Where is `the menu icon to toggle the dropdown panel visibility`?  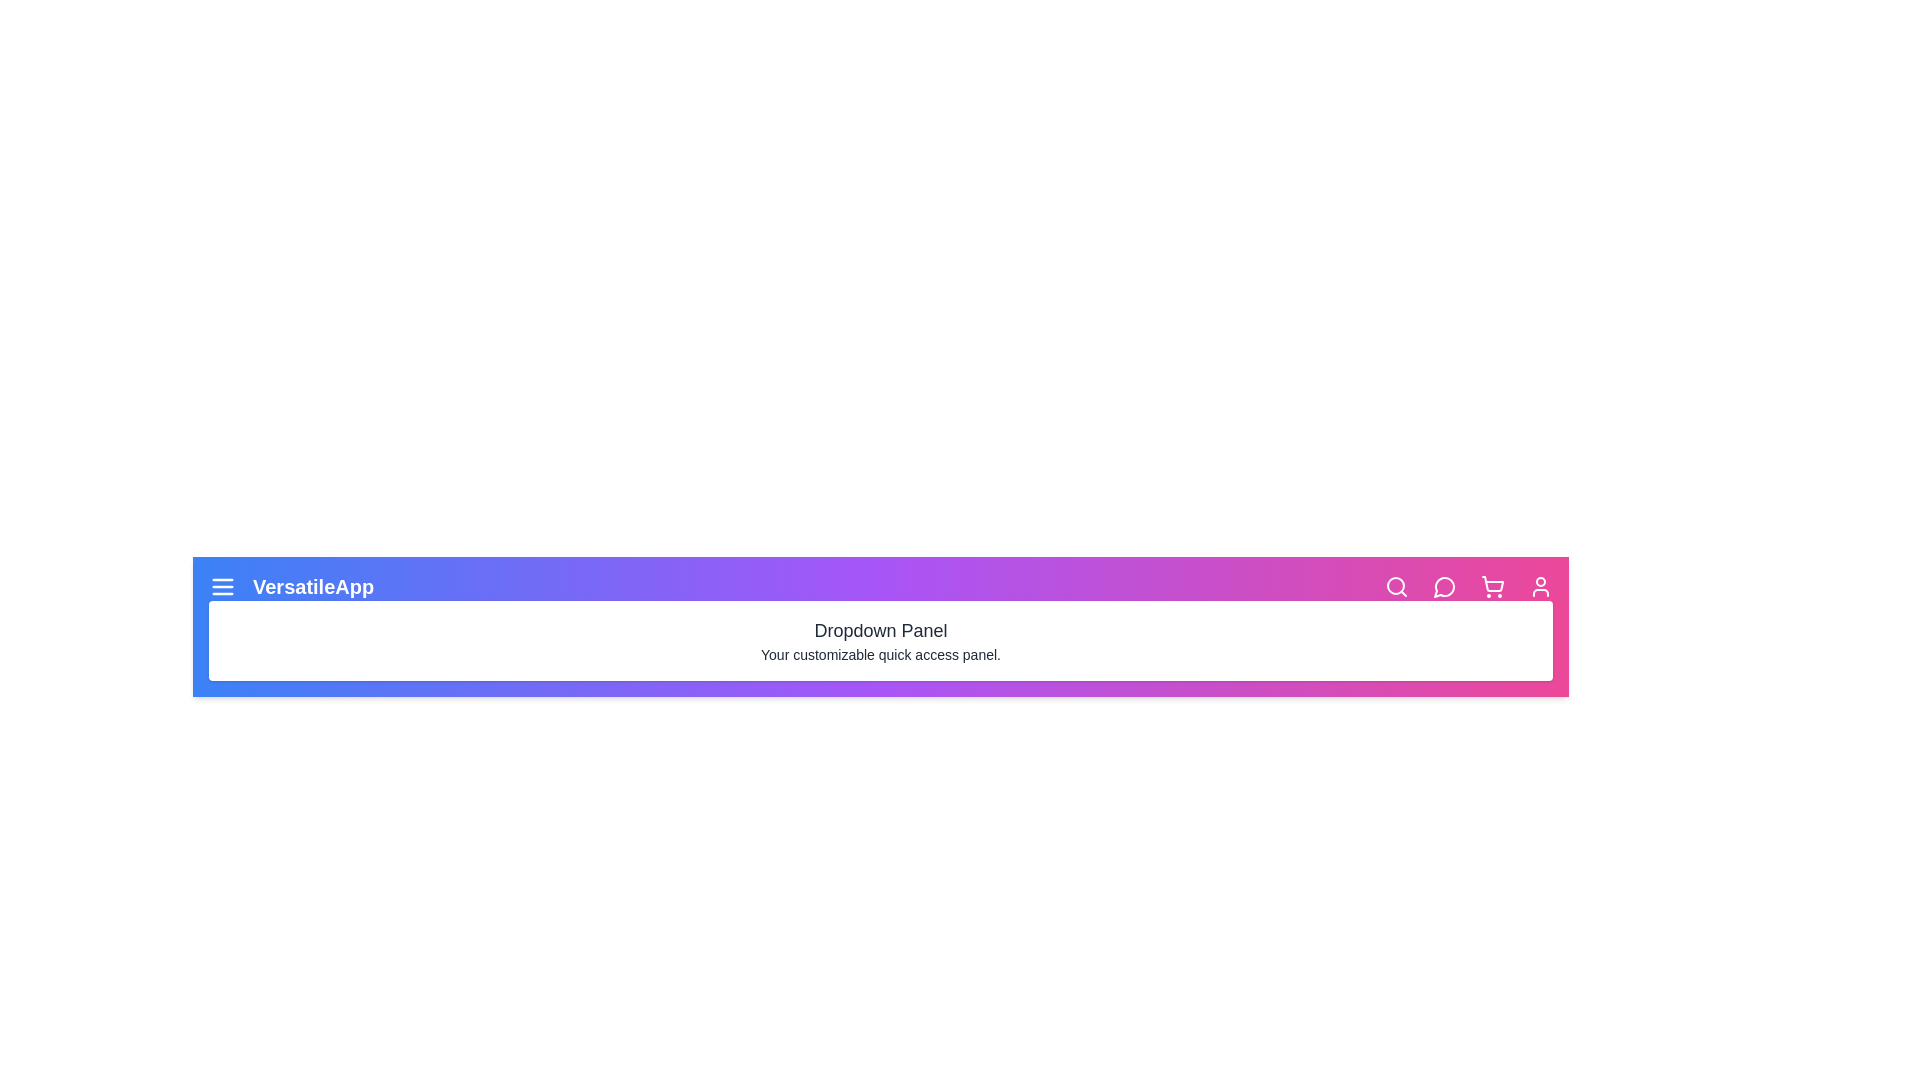
the menu icon to toggle the dropdown panel visibility is located at coordinates (222, 585).